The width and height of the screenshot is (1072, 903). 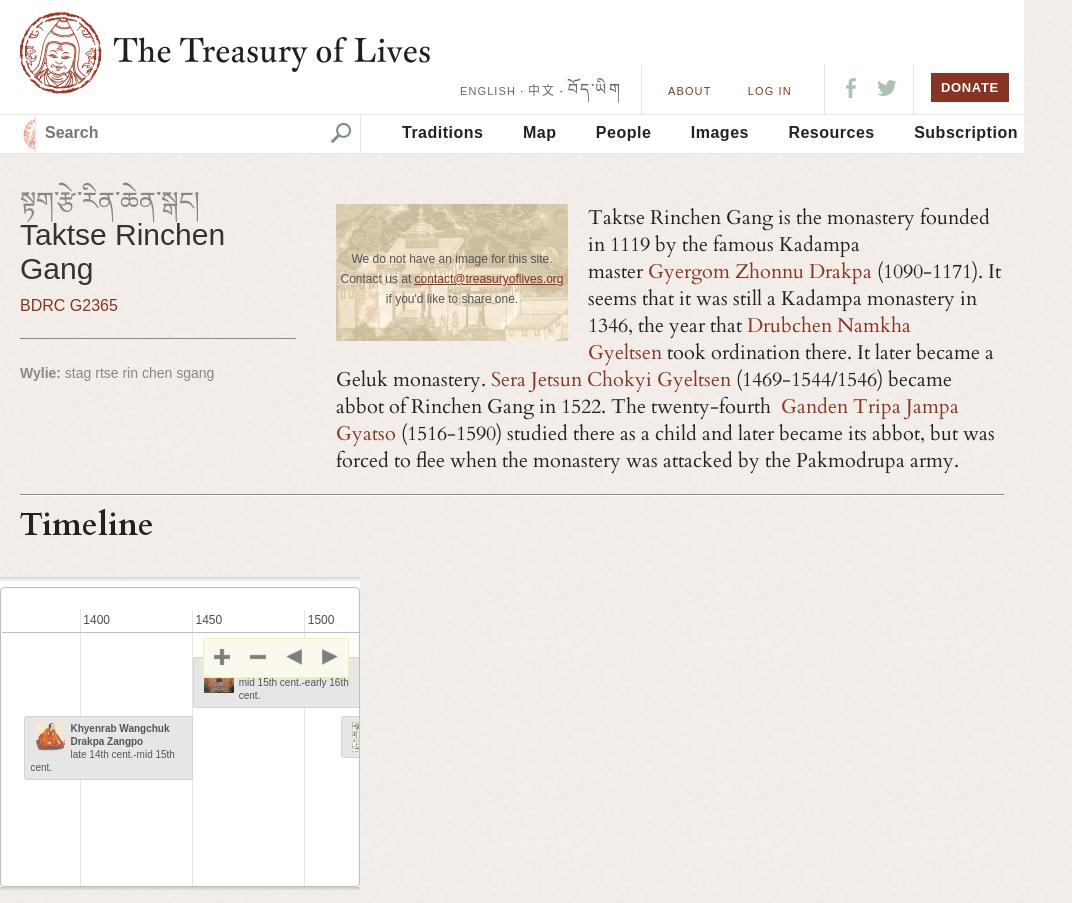 What do you see at coordinates (384, 297) in the screenshot?
I see `'if you'd like to share one.'` at bounding box center [384, 297].